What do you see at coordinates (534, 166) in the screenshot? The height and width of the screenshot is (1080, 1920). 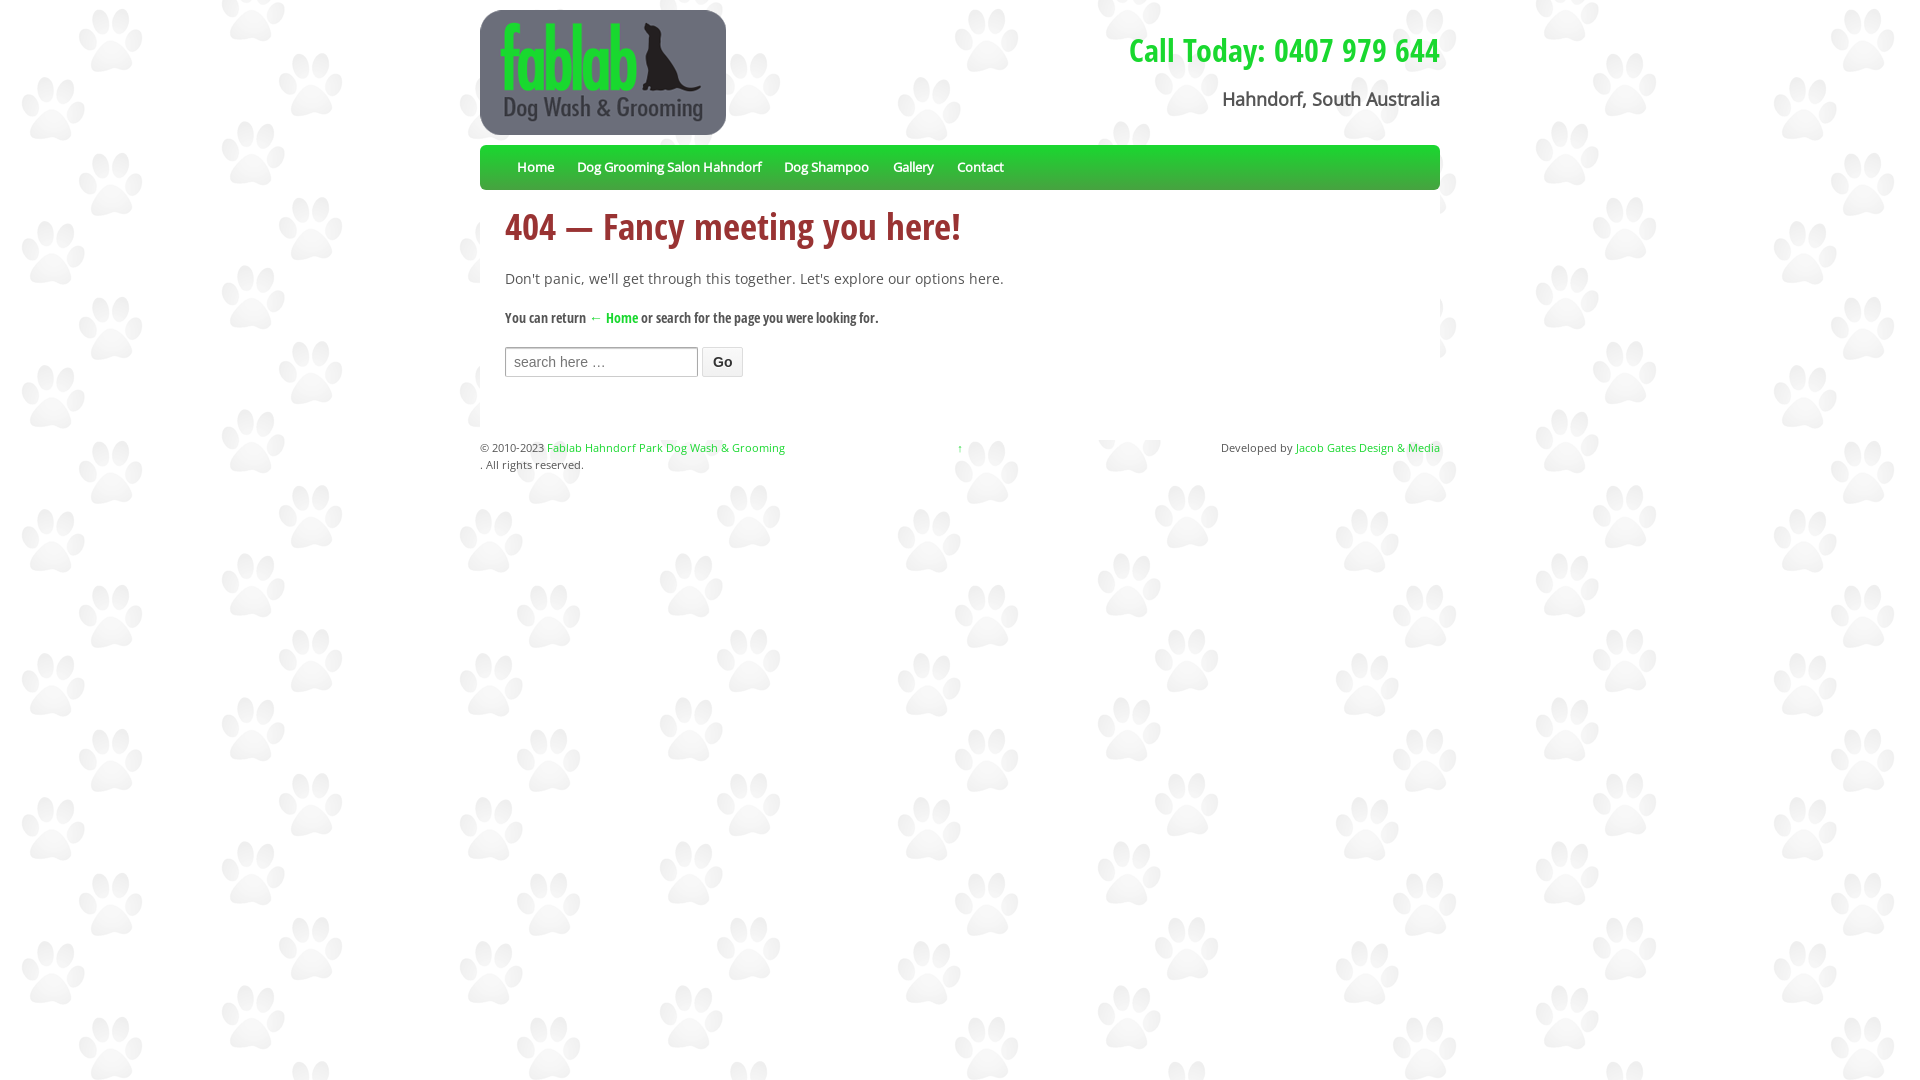 I see `'Home'` at bounding box center [534, 166].